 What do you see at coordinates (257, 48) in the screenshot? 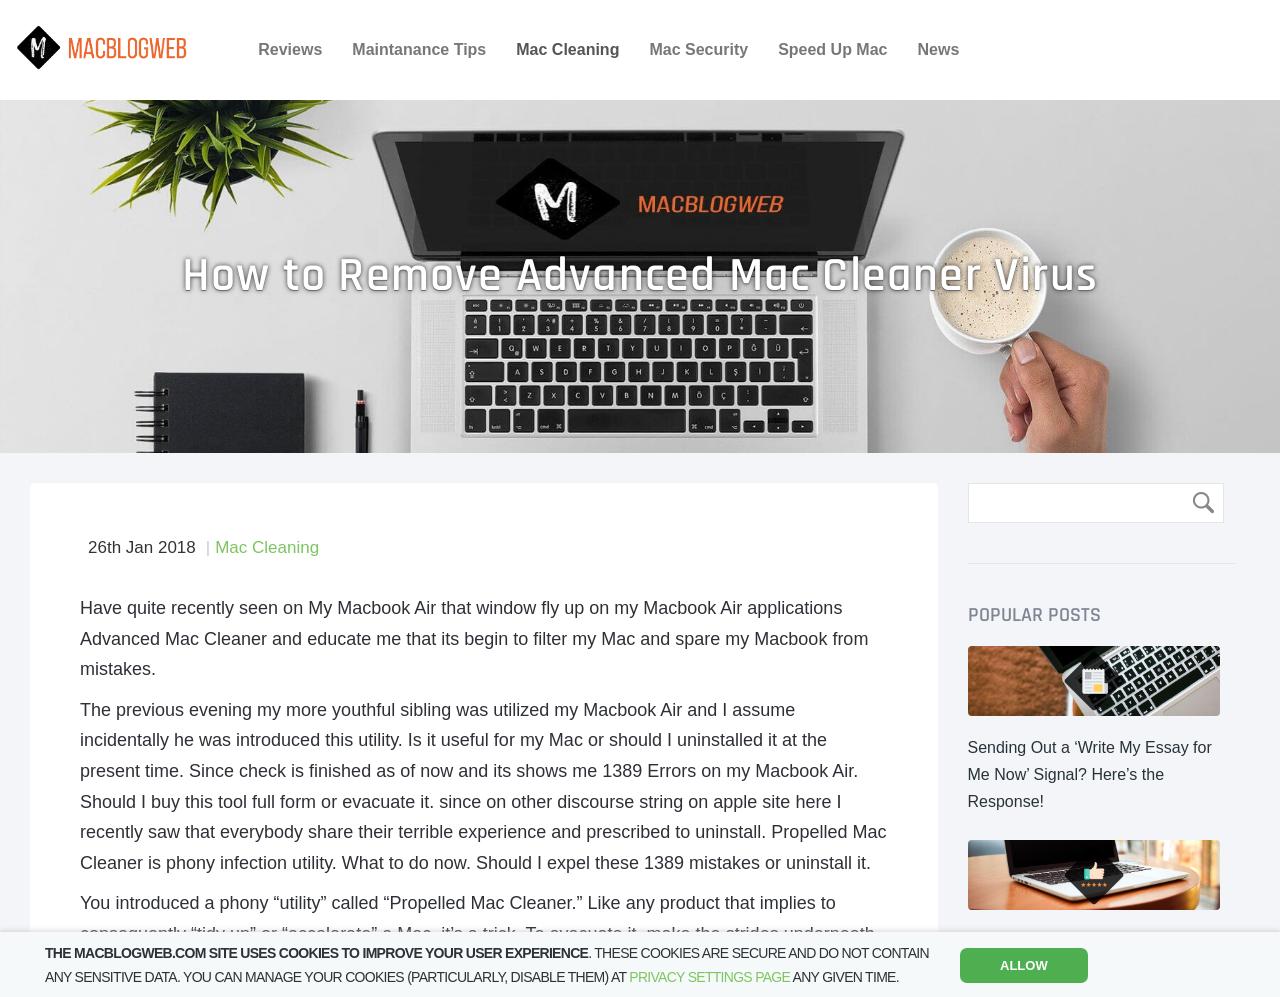
I see `'Reviews'` at bounding box center [257, 48].